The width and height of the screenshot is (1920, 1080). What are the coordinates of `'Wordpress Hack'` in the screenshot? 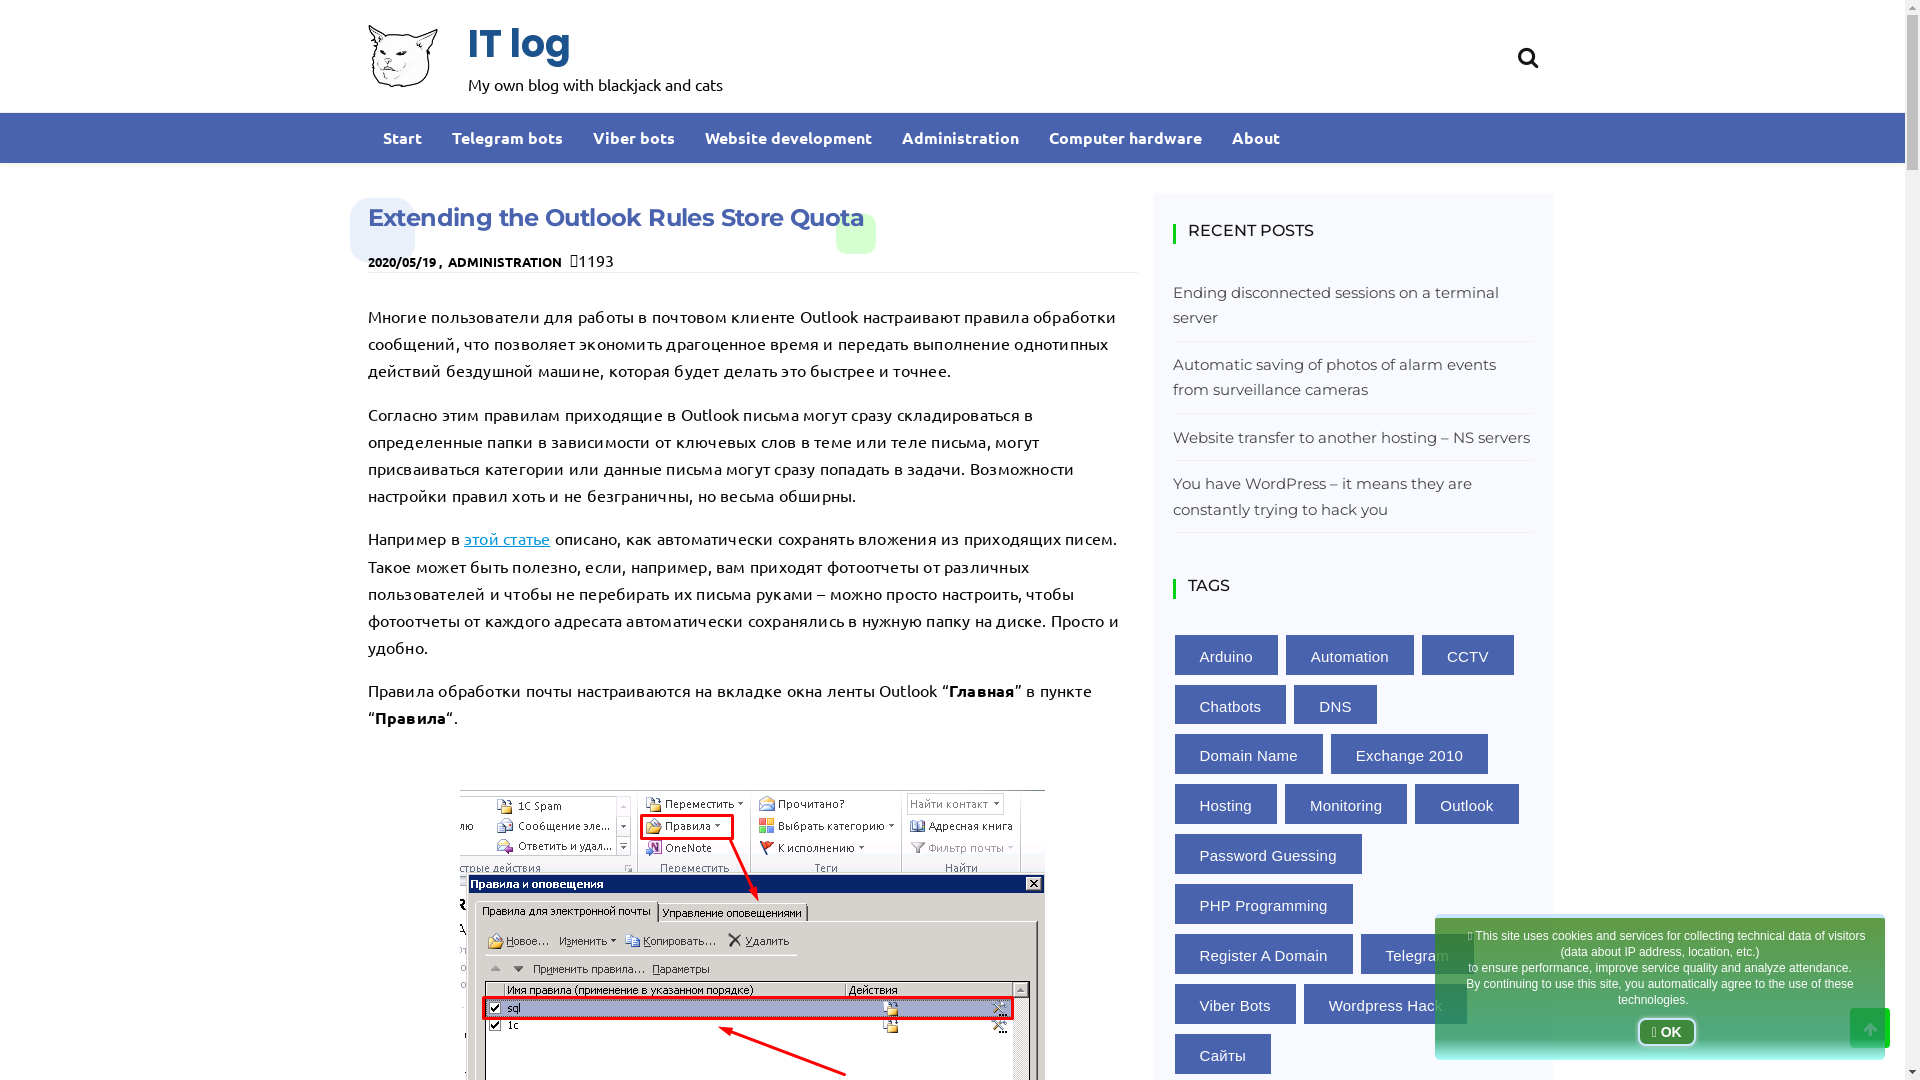 It's located at (1385, 1003).